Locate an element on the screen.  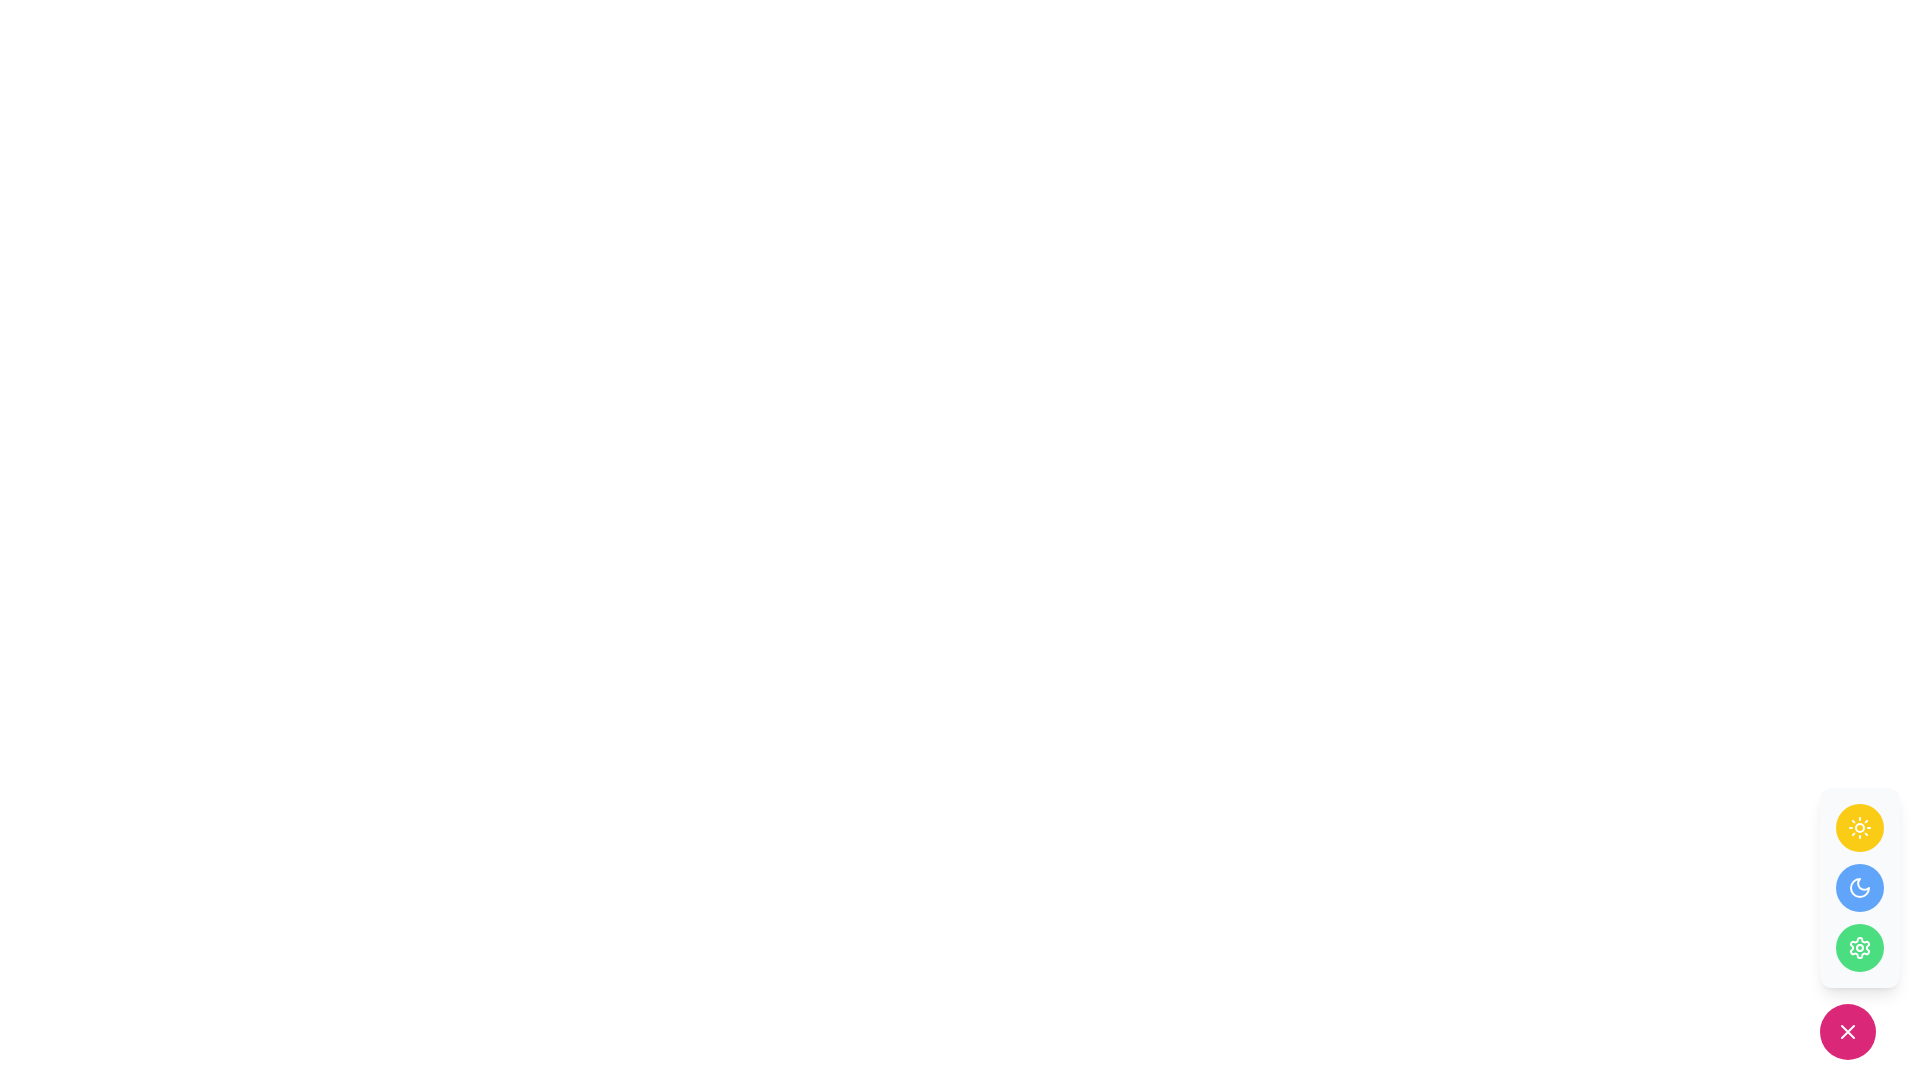
the circular button containing the SVG icon of a crescent moon is located at coordinates (1859, 886).